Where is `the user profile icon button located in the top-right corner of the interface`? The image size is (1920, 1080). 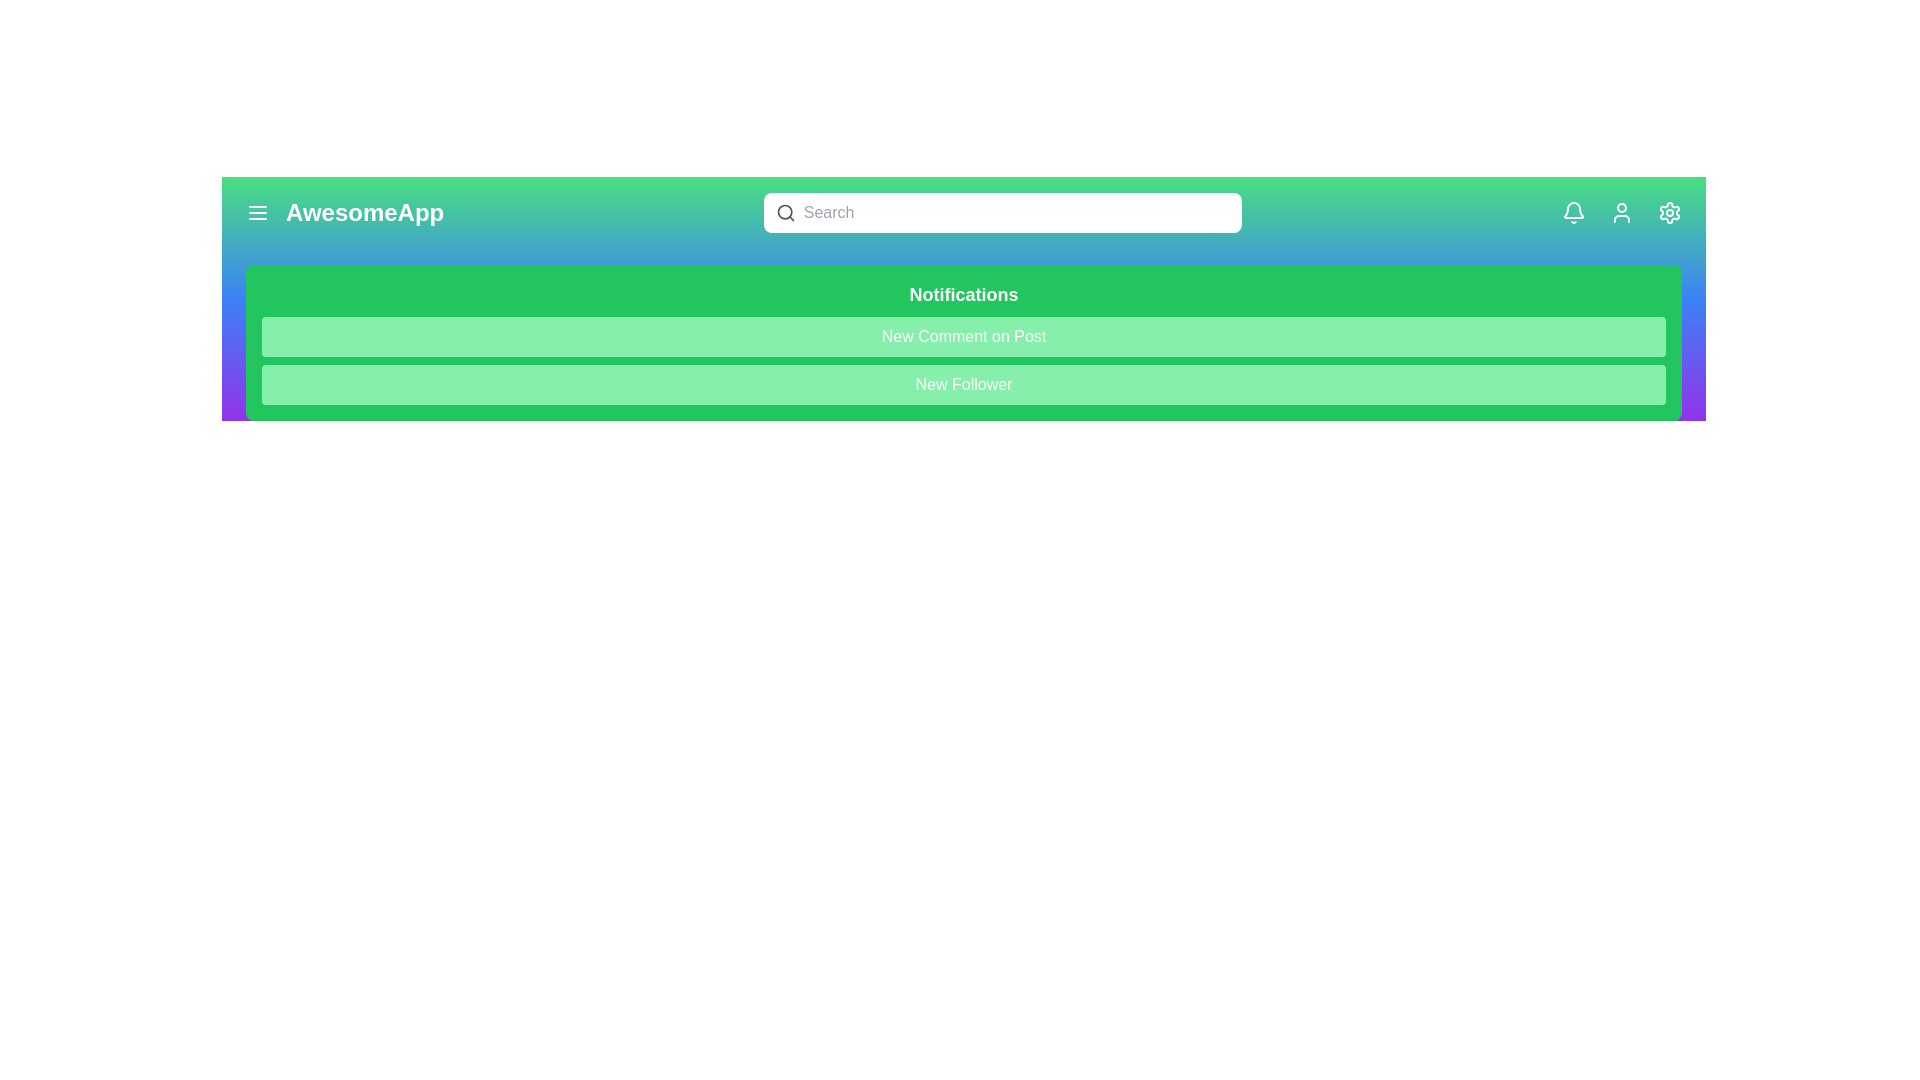 the user profile icon button located in the top-right corner of the interface is located at coordinates (1622, 212).